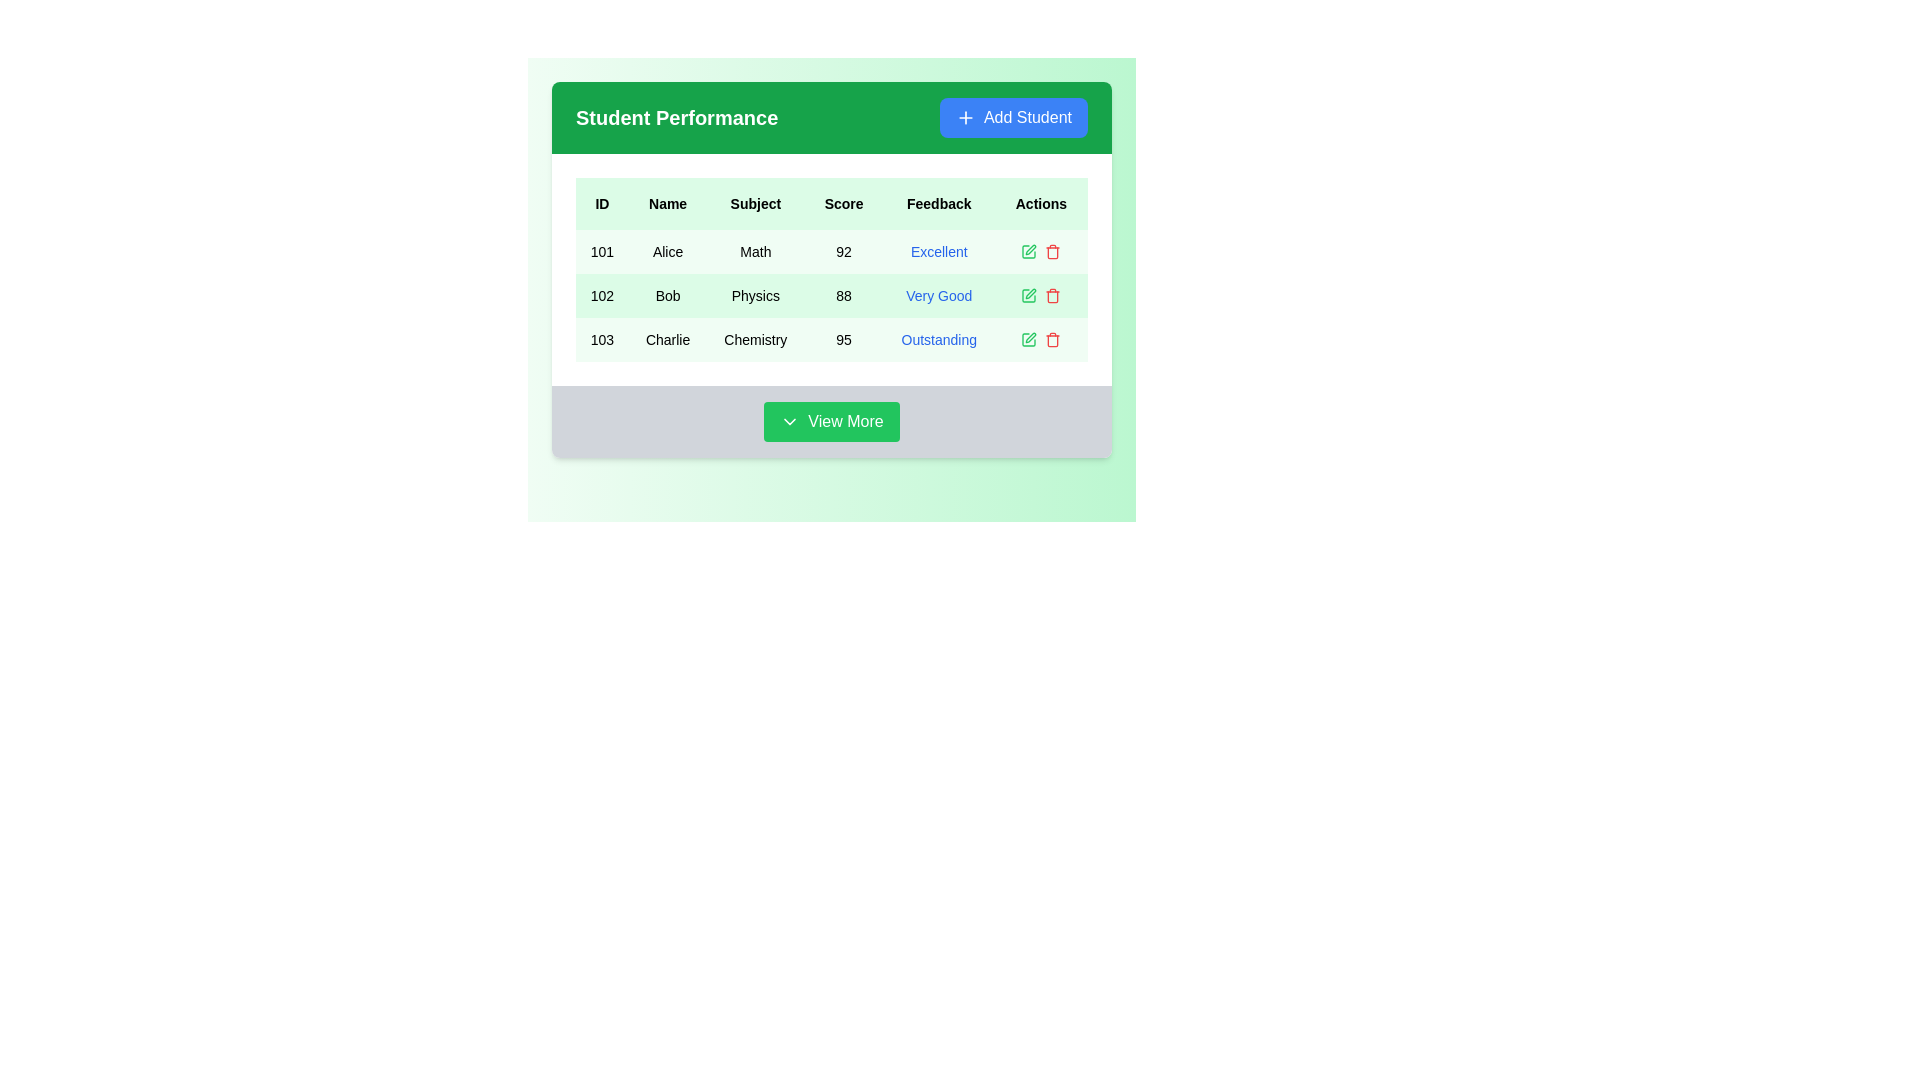  What do you see at coordinates (831, 296) in the screenshot?
I see `content displayed in the second row of the table in the 'Student Performance' section, which shows the performance data of the student named Bob` at bounding box center [831, 296].